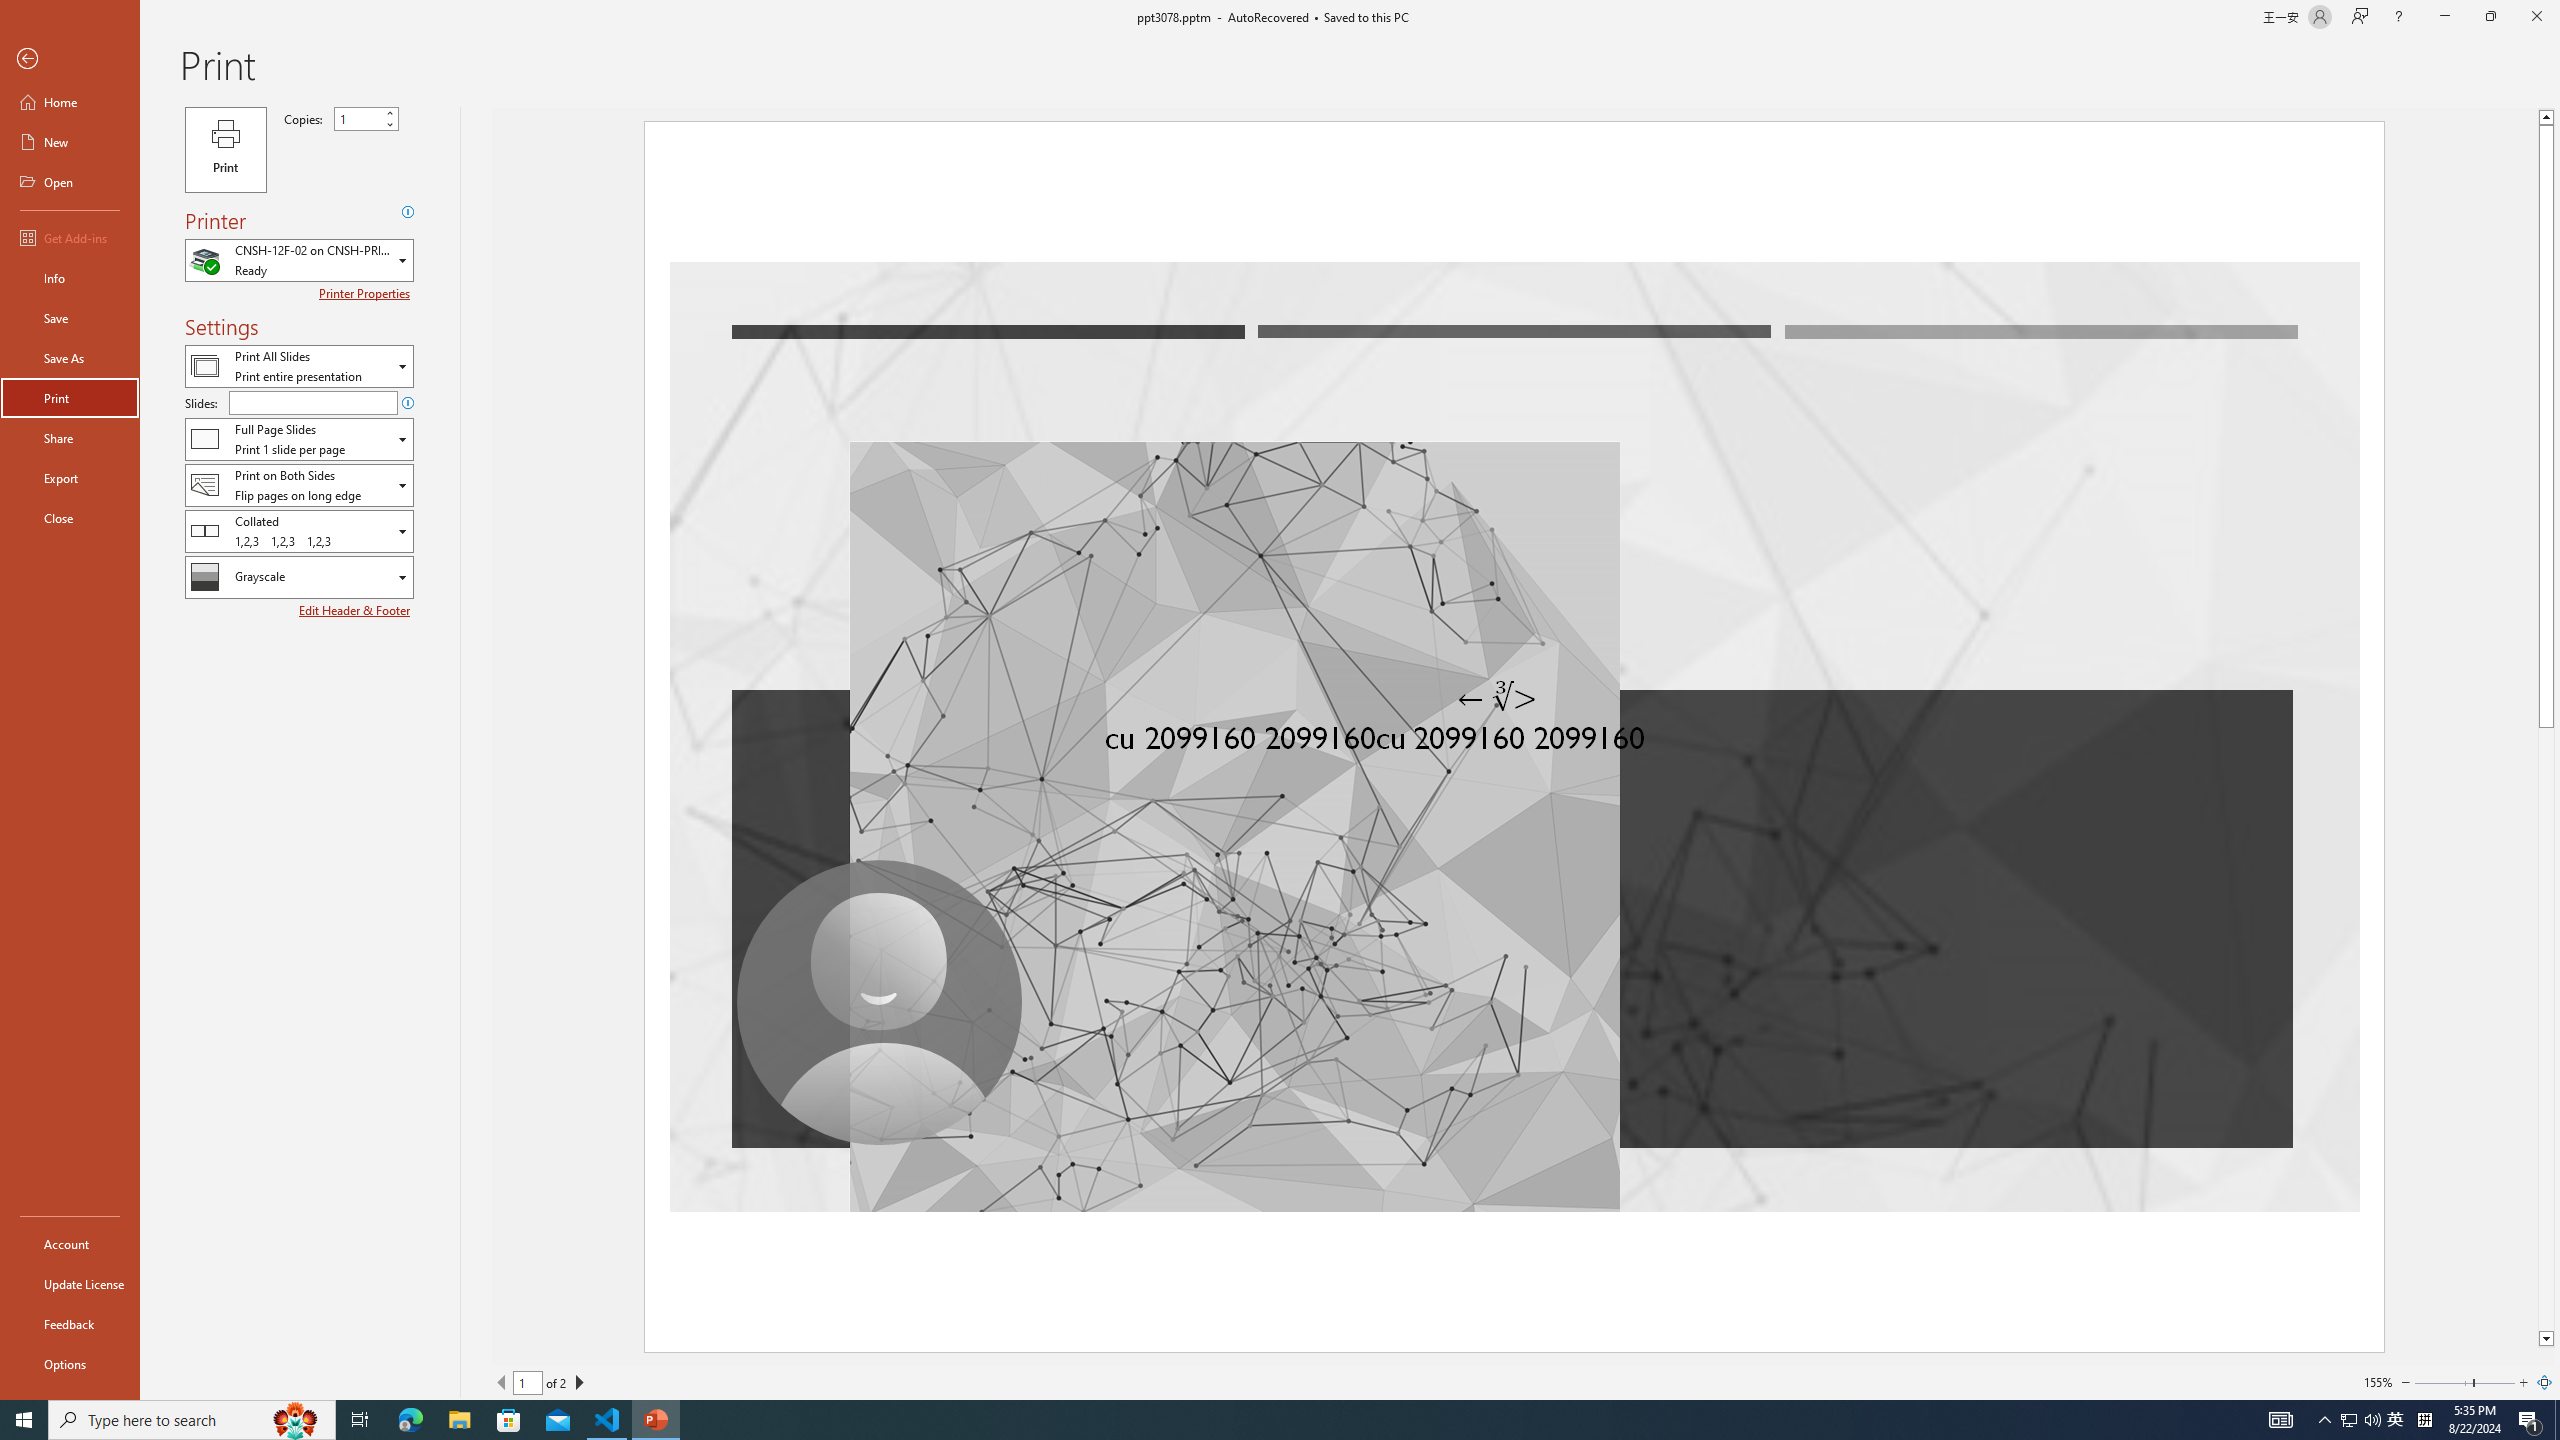 The height and width of the screenshot is (1440, 2560). What do you see at coordinates (69, 478) in the screenshot?
I see `'Export'` at bounding box center [69, 478].